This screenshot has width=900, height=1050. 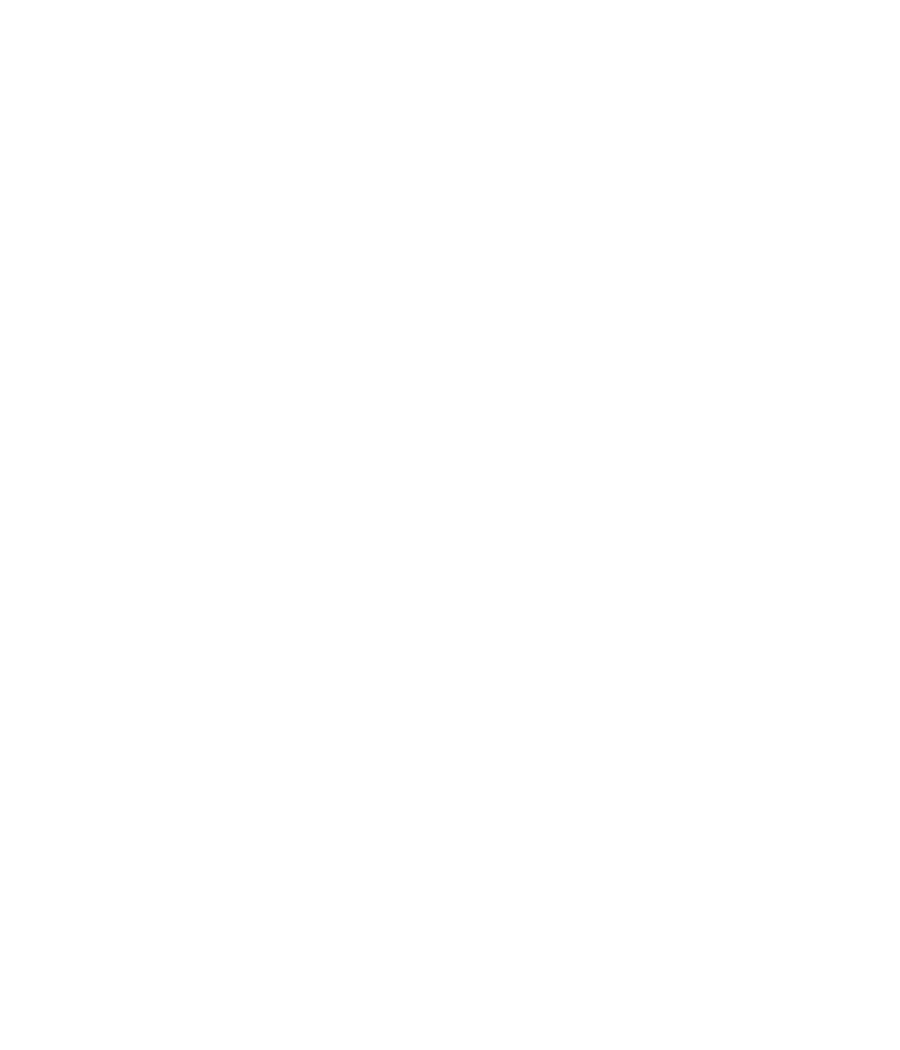 I want to click on 'Subscribe', so click(x=114, y=148).